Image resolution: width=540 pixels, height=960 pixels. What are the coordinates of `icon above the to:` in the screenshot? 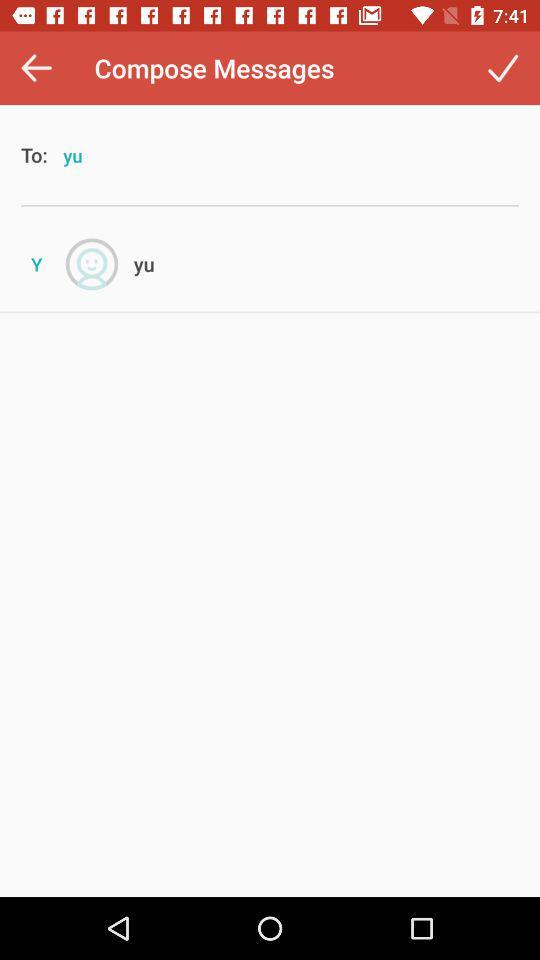 It's located at (36, 68).